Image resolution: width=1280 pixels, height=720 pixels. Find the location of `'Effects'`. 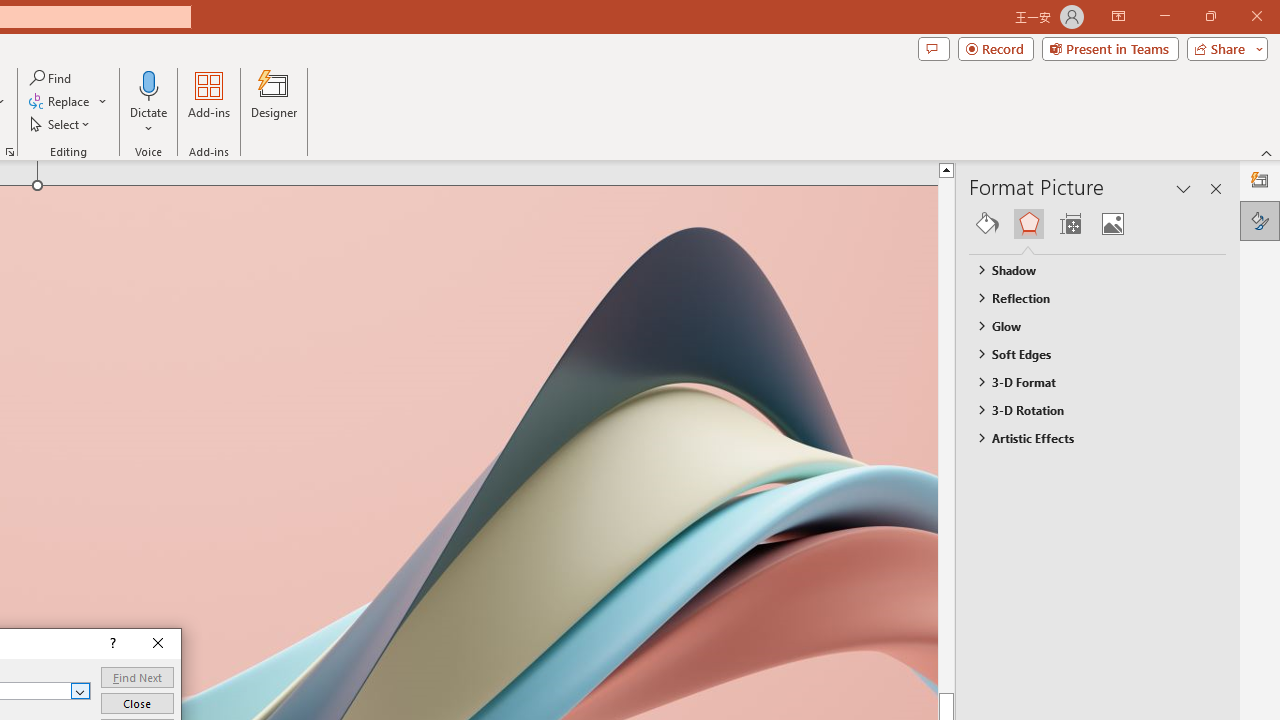

'Effects' is located at coordinates (1028, 223).